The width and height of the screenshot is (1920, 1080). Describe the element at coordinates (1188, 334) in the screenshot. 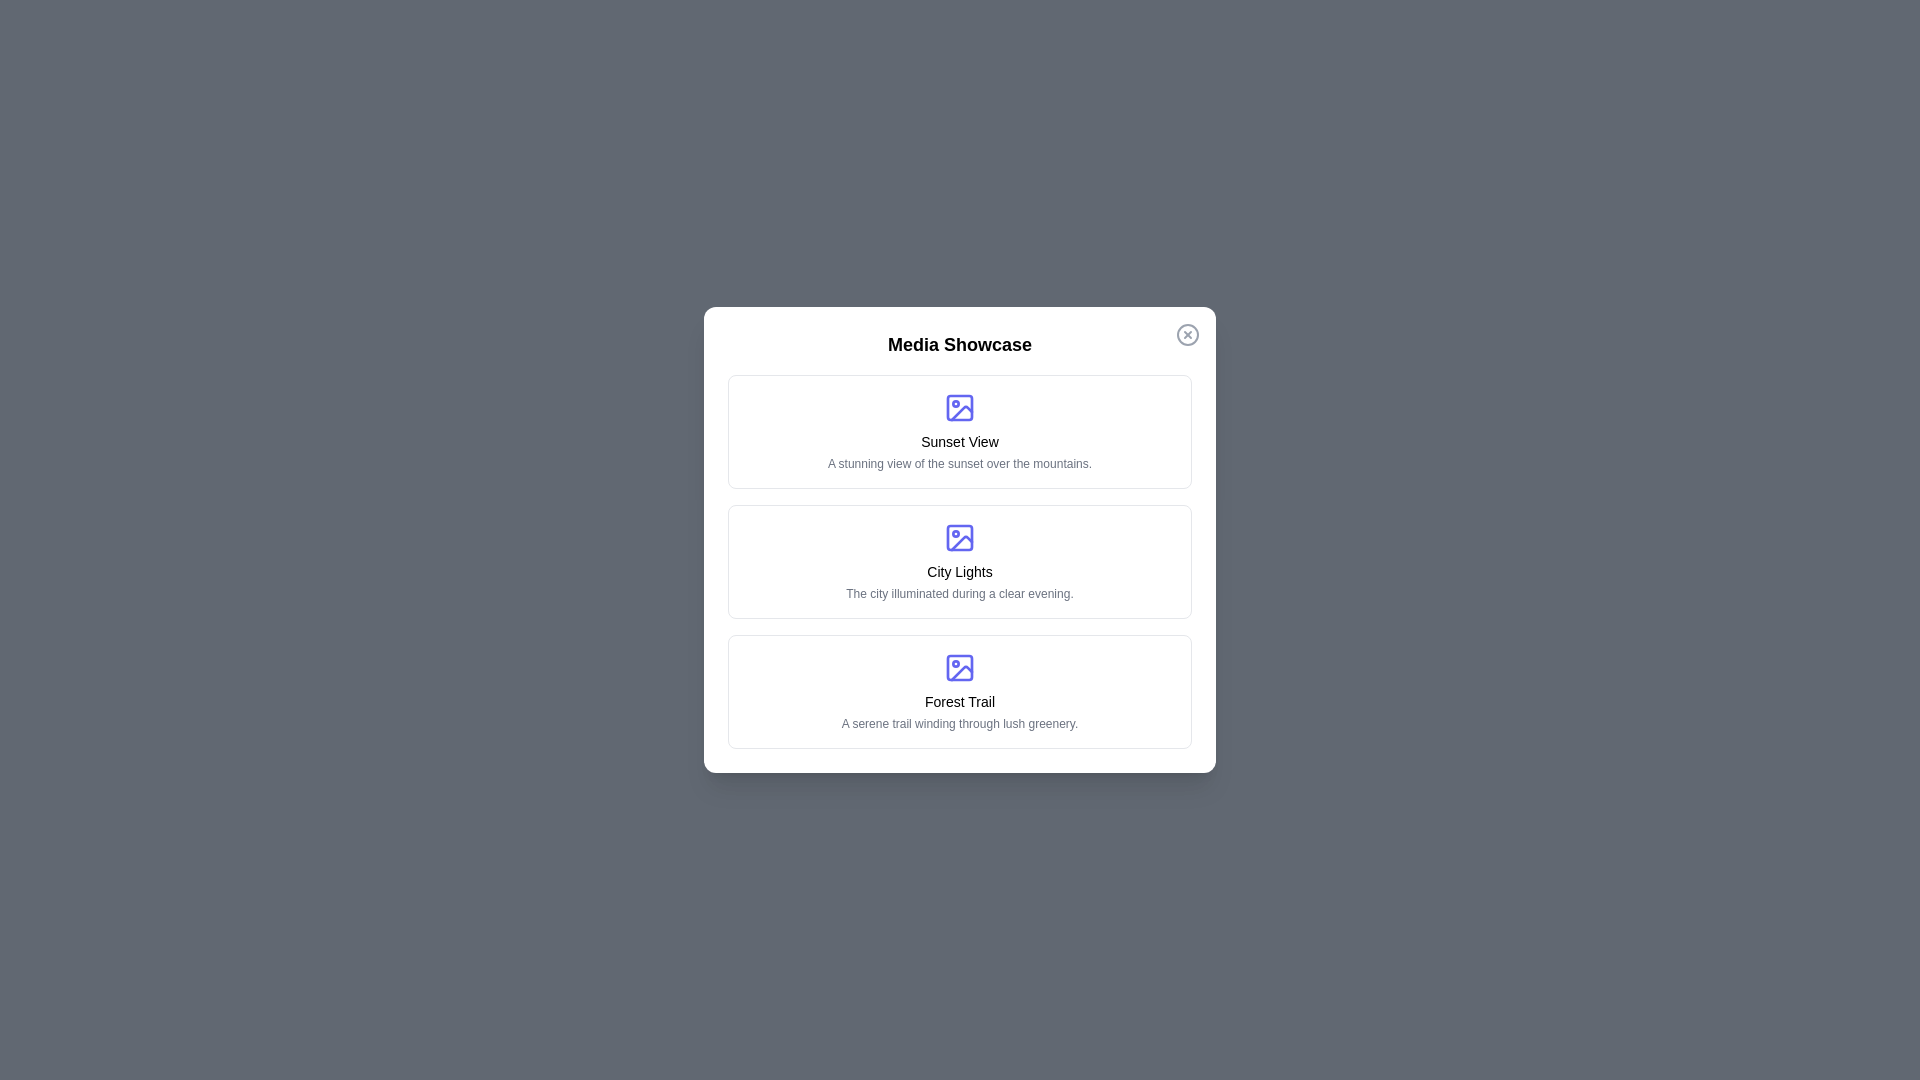

I see `the close button to close the Media Showcase Dialog` at that location.